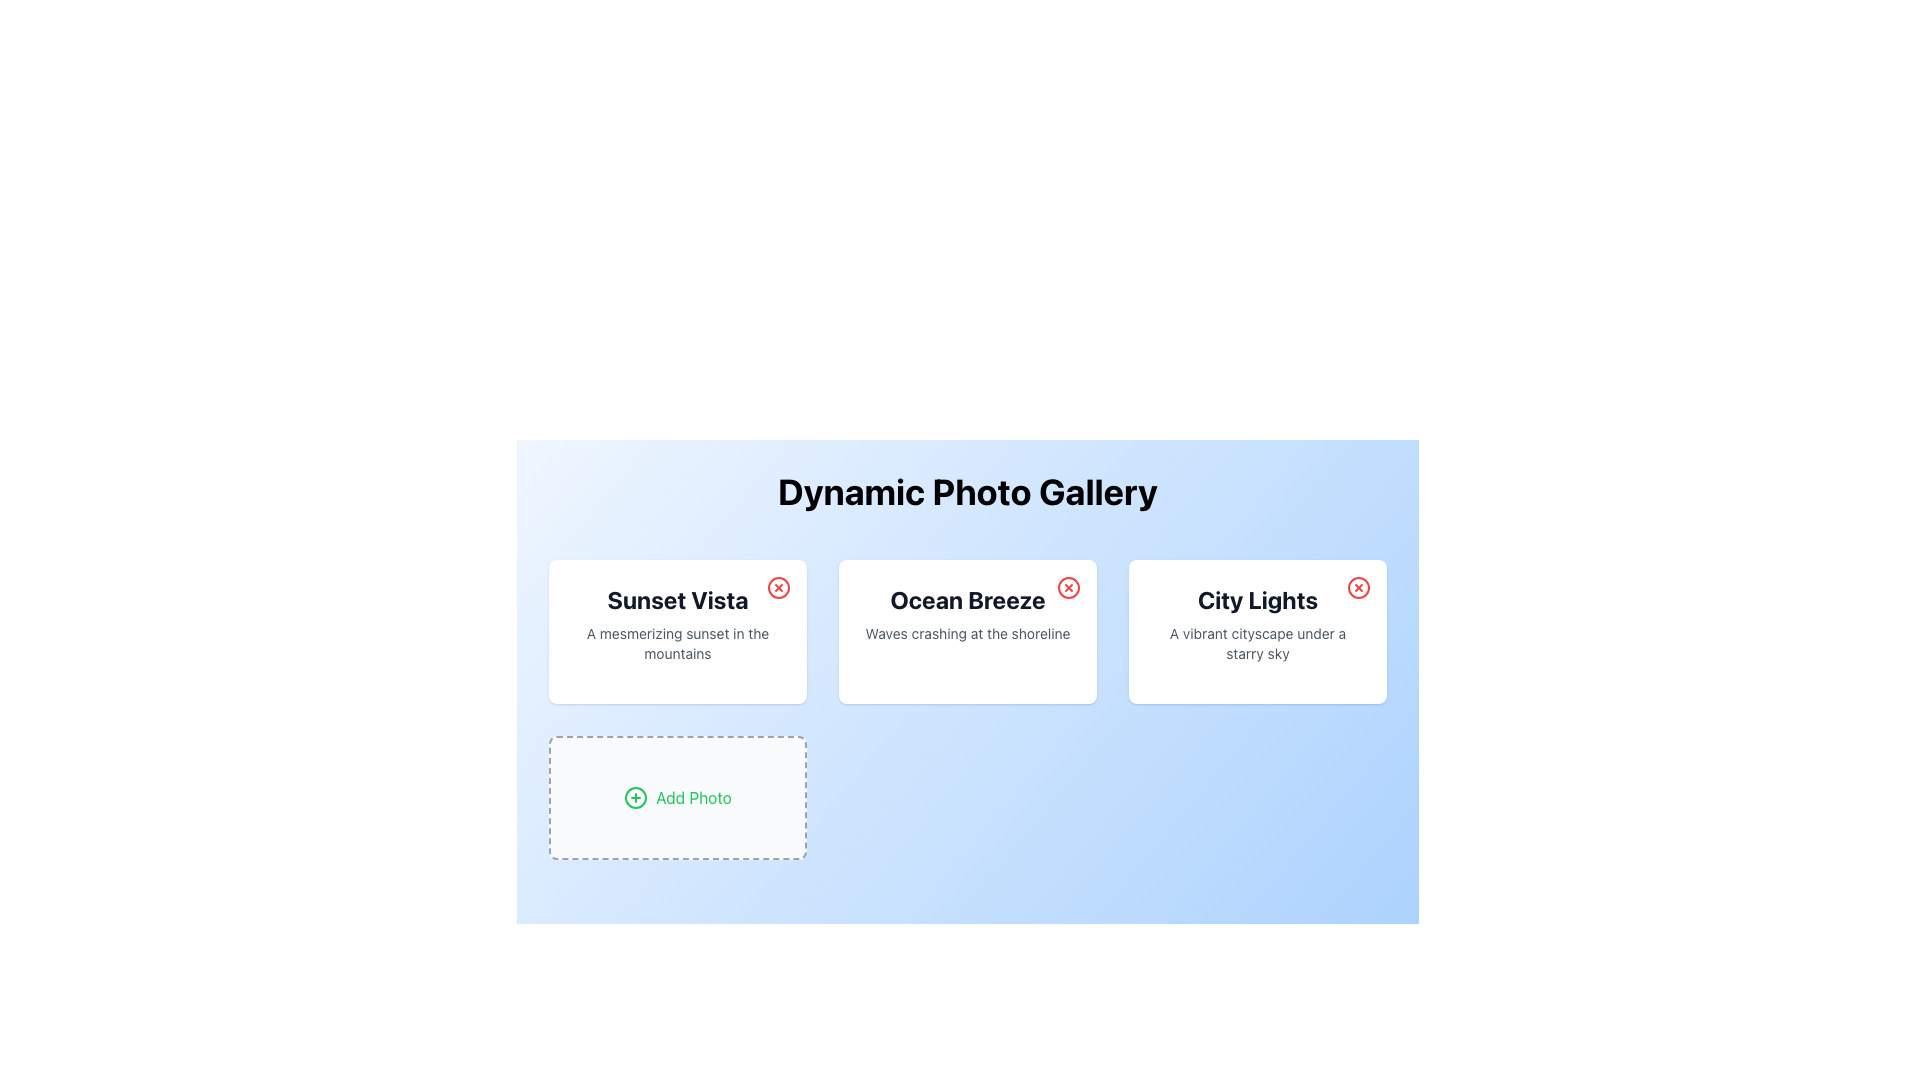 The height and width of the screenshot is (1080, 1920). What do you see at coordinates (677, 644) in the screenshot?
I see `descriptive text located below the title 'Sunset Vista' in the leftmost content card of the gallery layout` at bounding box center [677, 644].